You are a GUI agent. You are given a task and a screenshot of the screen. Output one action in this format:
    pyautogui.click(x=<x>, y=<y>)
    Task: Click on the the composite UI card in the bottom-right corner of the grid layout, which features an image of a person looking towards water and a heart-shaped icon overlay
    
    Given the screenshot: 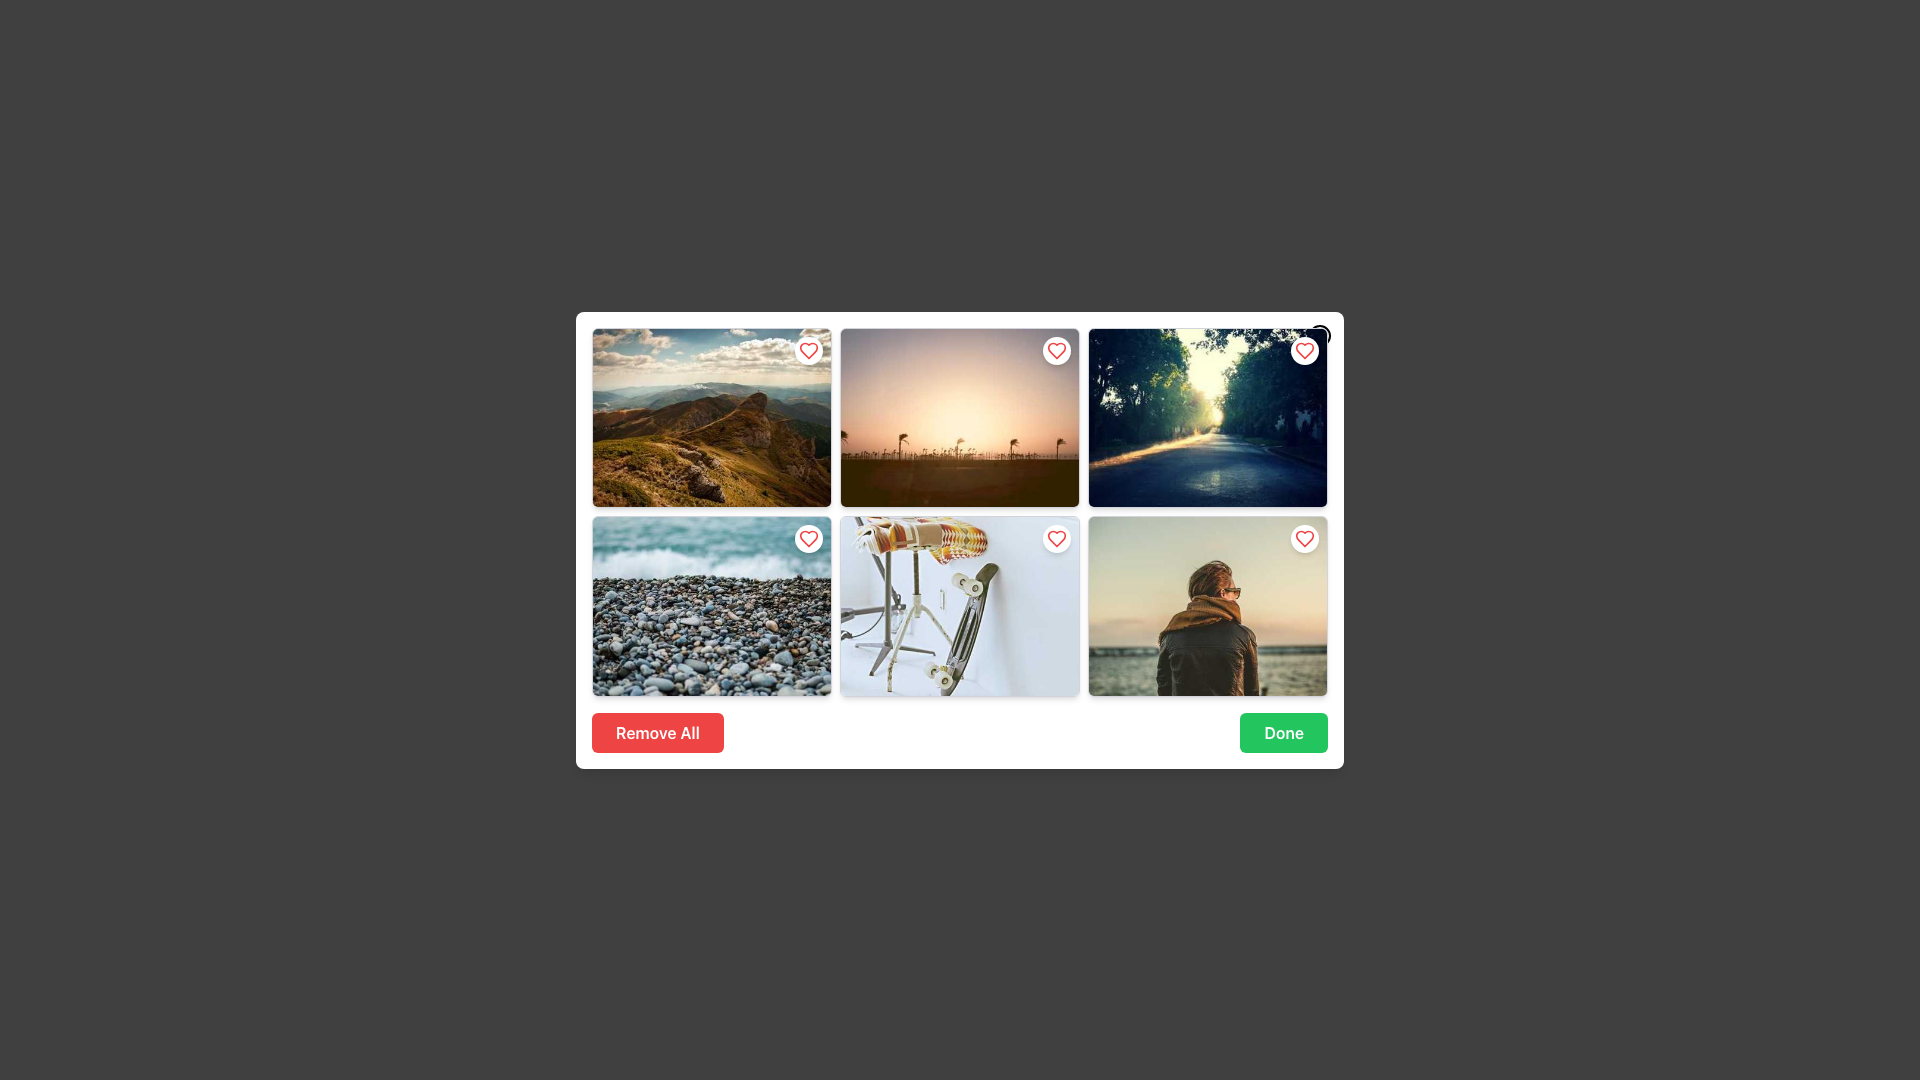 What is the action you would take?
    pyautogui.click(x=1207, y=604)
    